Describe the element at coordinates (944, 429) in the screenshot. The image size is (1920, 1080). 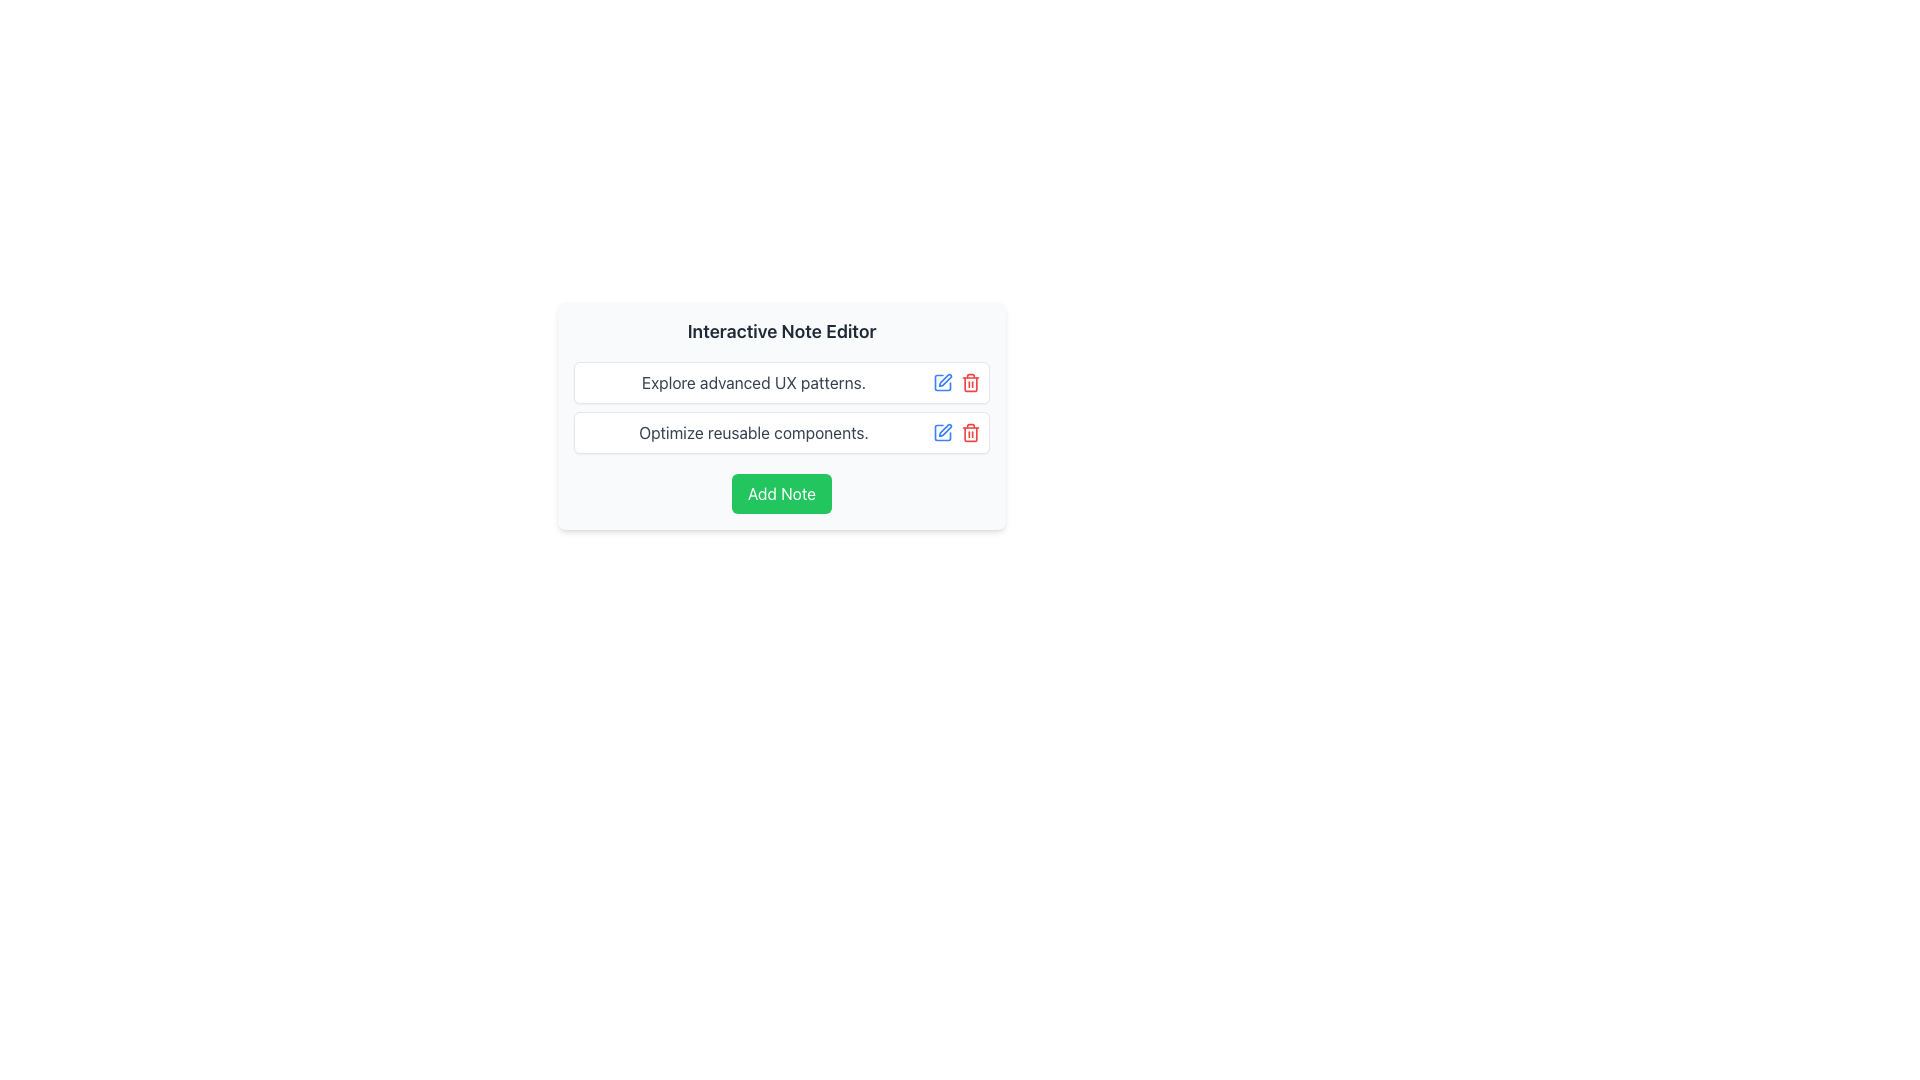
I see `the edit action icon located in the second column of interactive actions next to the associated text` at that location.